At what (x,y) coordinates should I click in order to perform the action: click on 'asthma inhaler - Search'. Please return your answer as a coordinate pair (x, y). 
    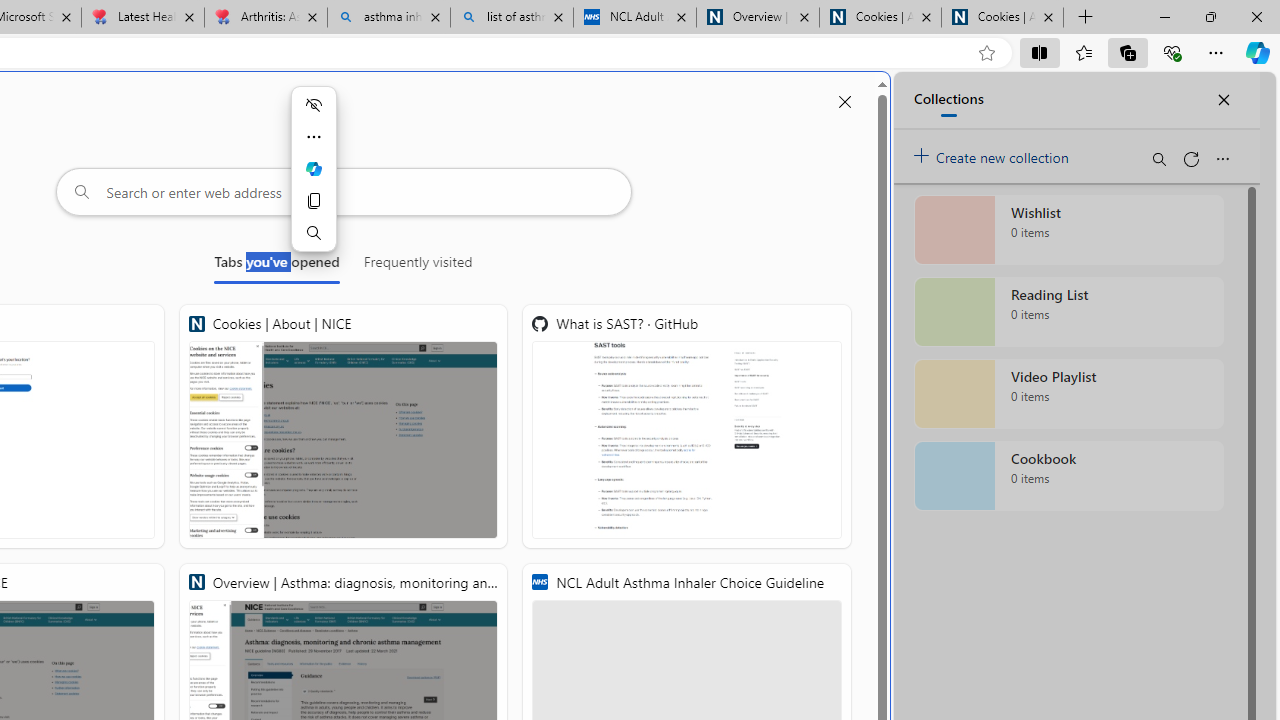
    Looking at the image, I should click on (389, 17).